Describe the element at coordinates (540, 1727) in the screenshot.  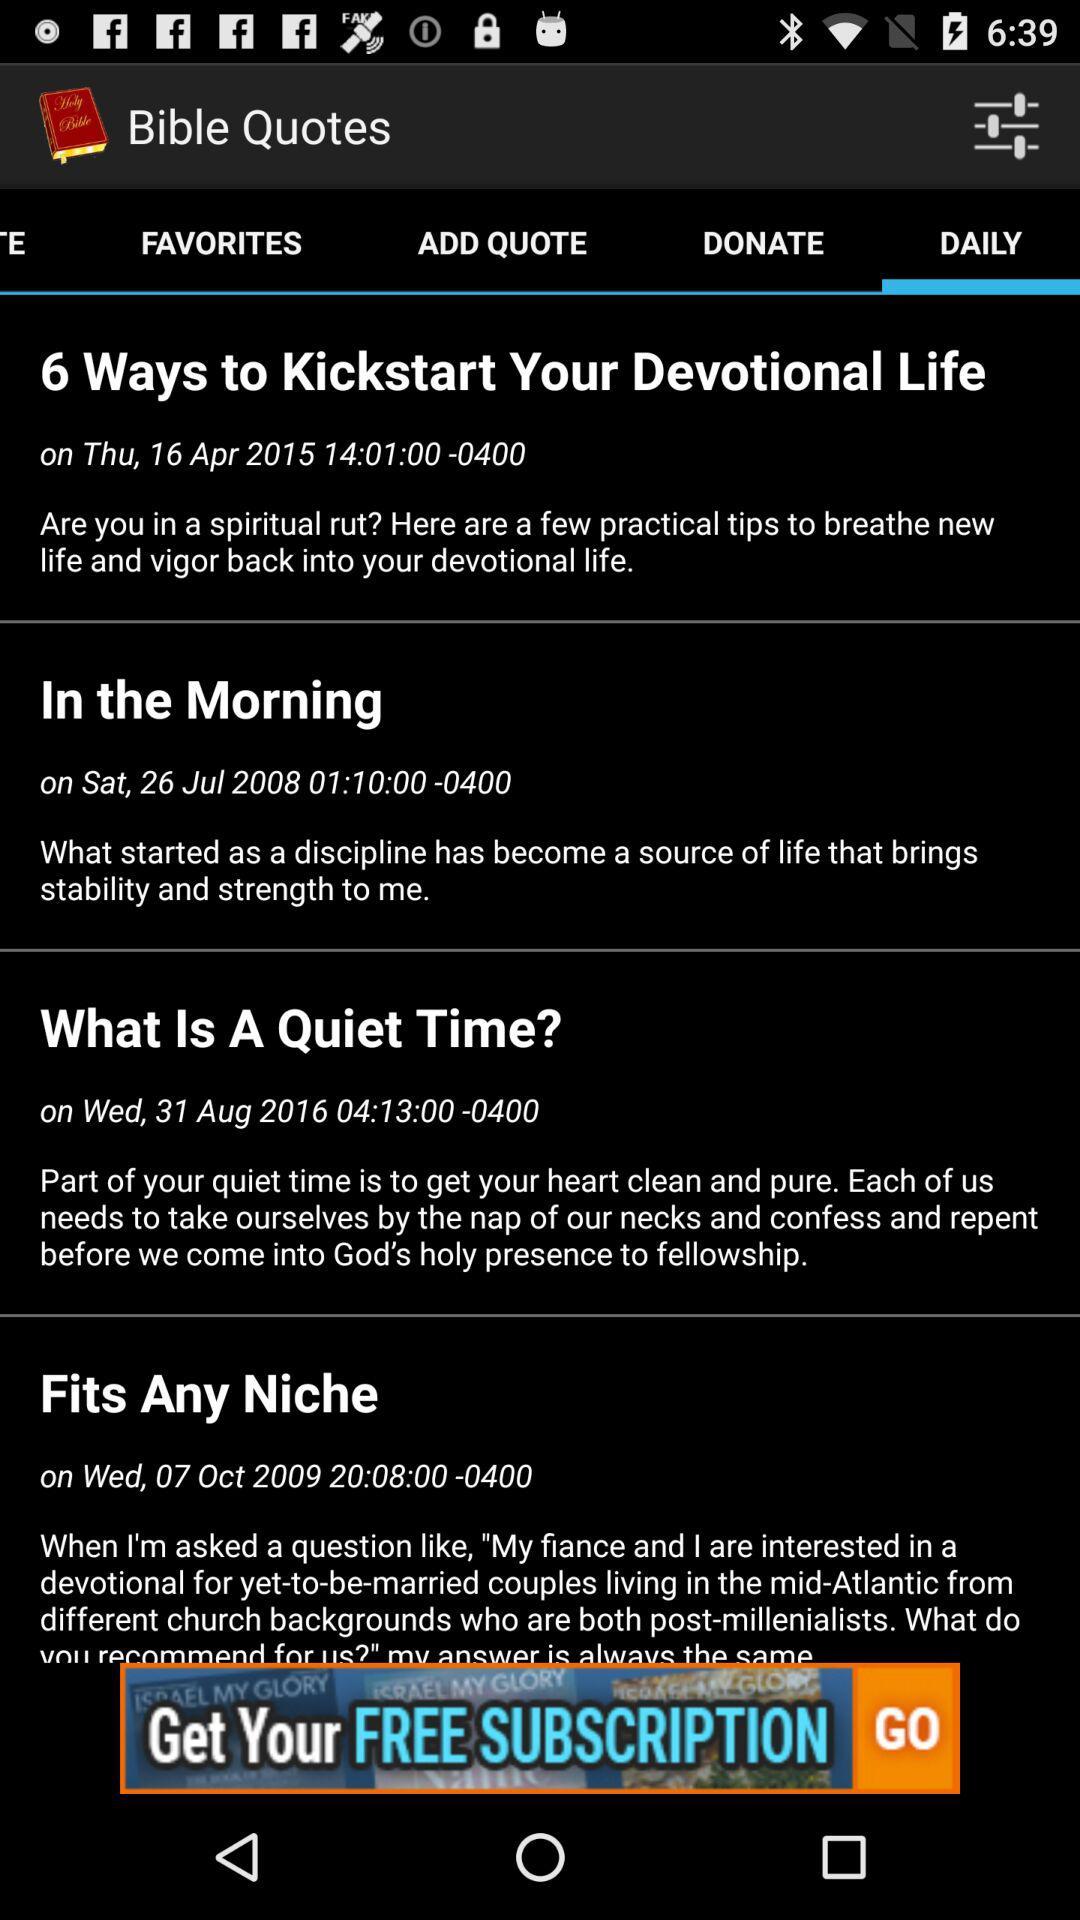
I see `click advertisements` at that location.